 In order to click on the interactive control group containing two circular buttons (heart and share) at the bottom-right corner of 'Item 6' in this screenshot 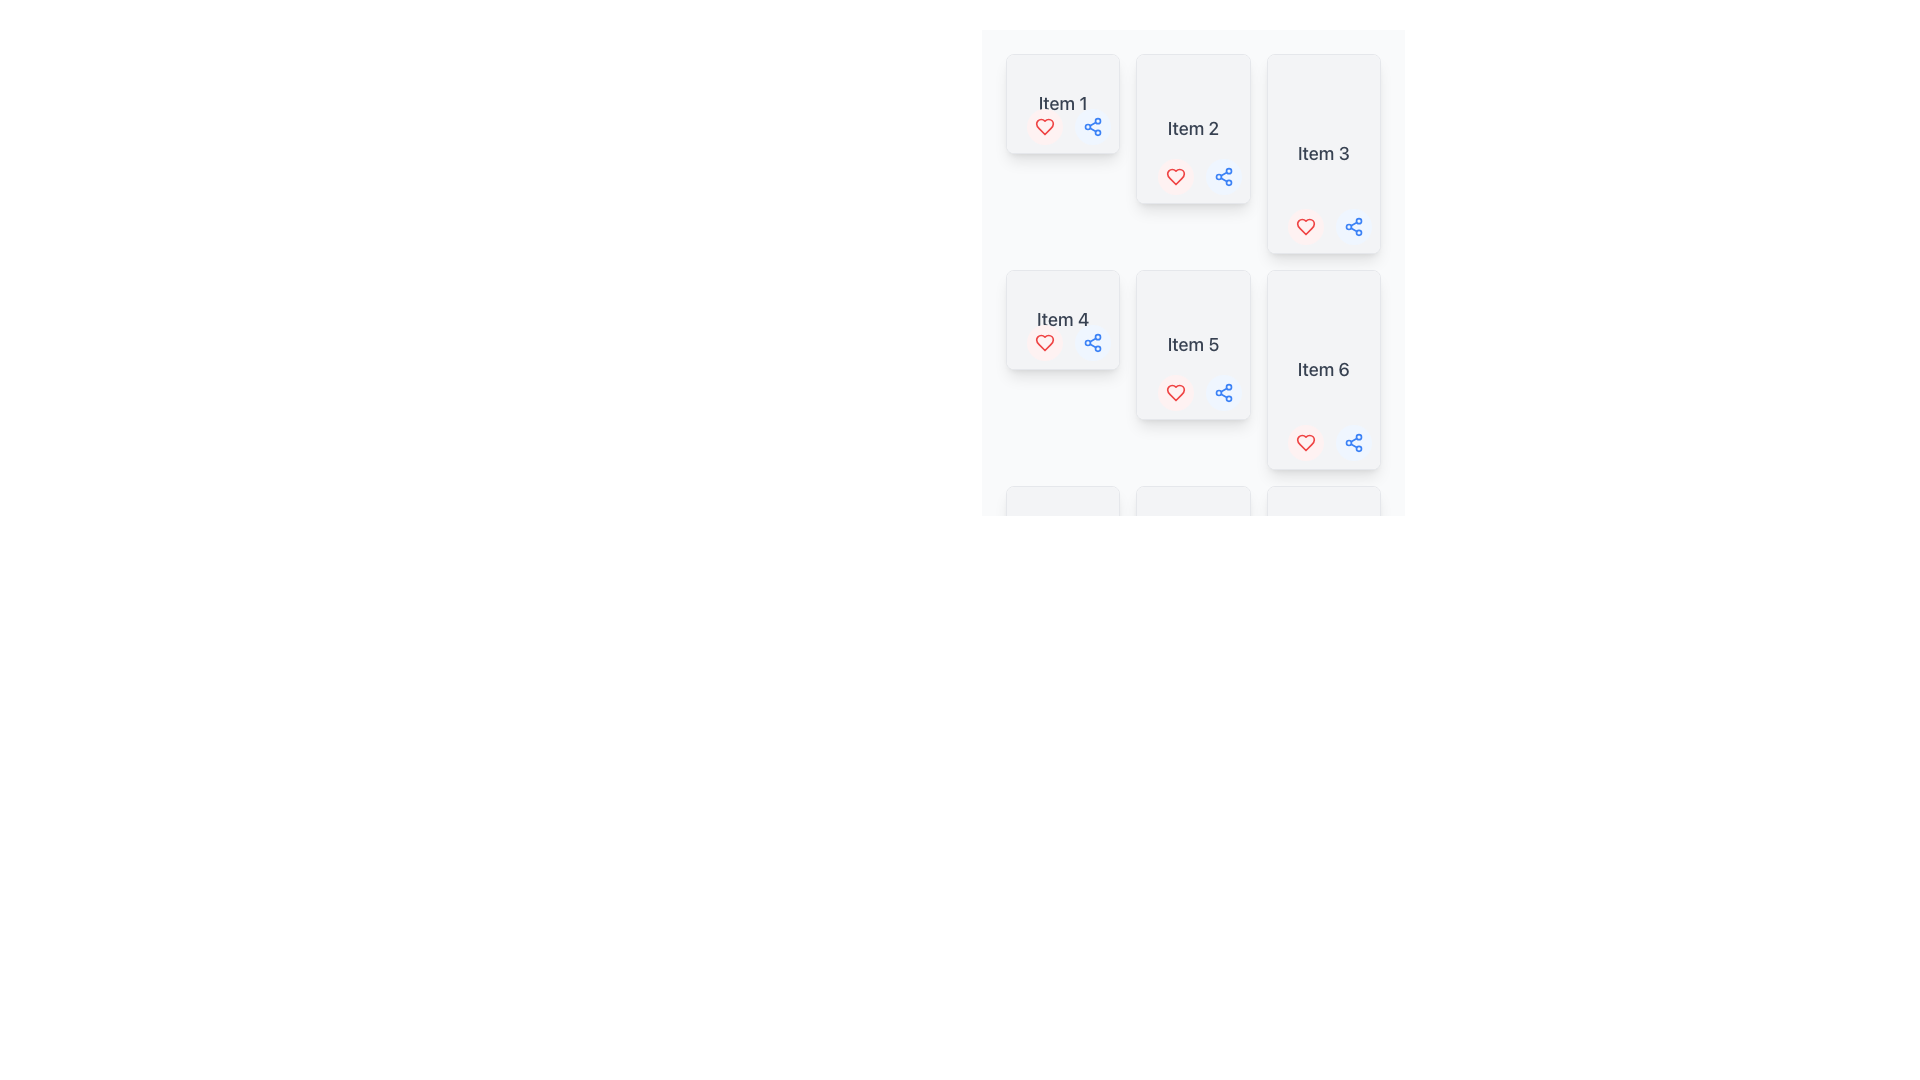, I will do `click(1329, 442)`.